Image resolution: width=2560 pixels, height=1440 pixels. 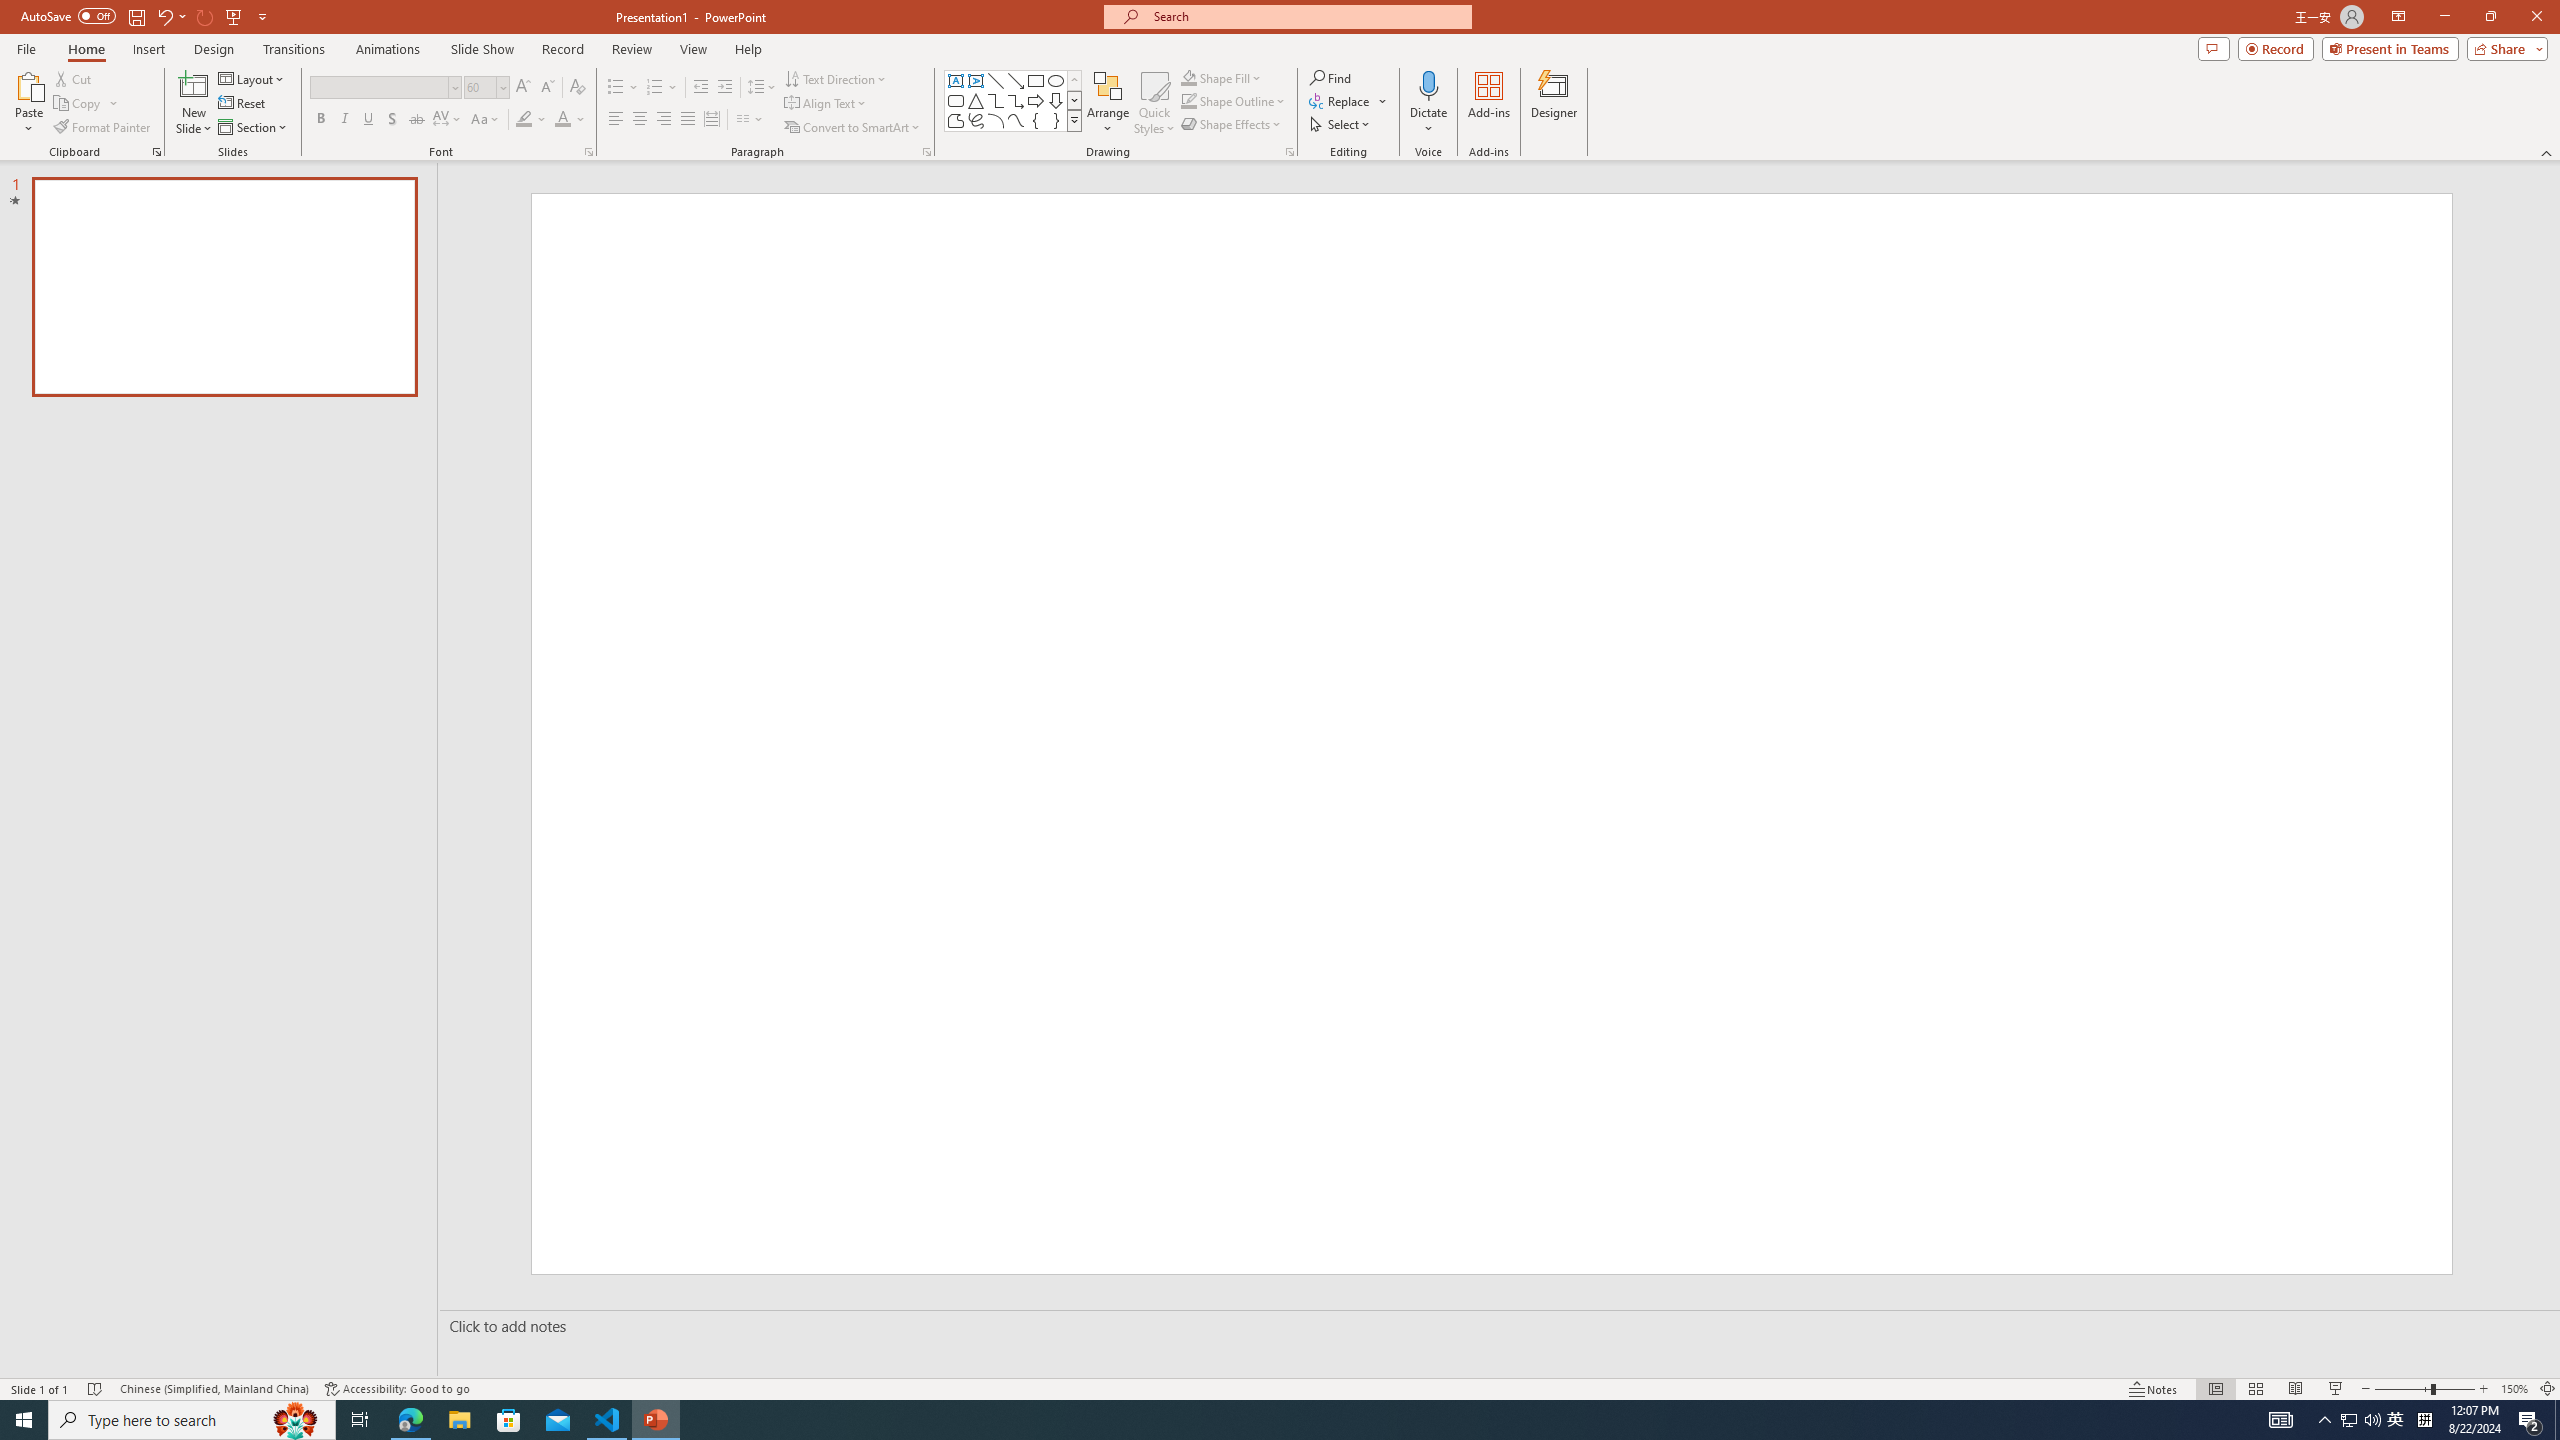 I want to click on 'Line', so click(x=994, y=80).